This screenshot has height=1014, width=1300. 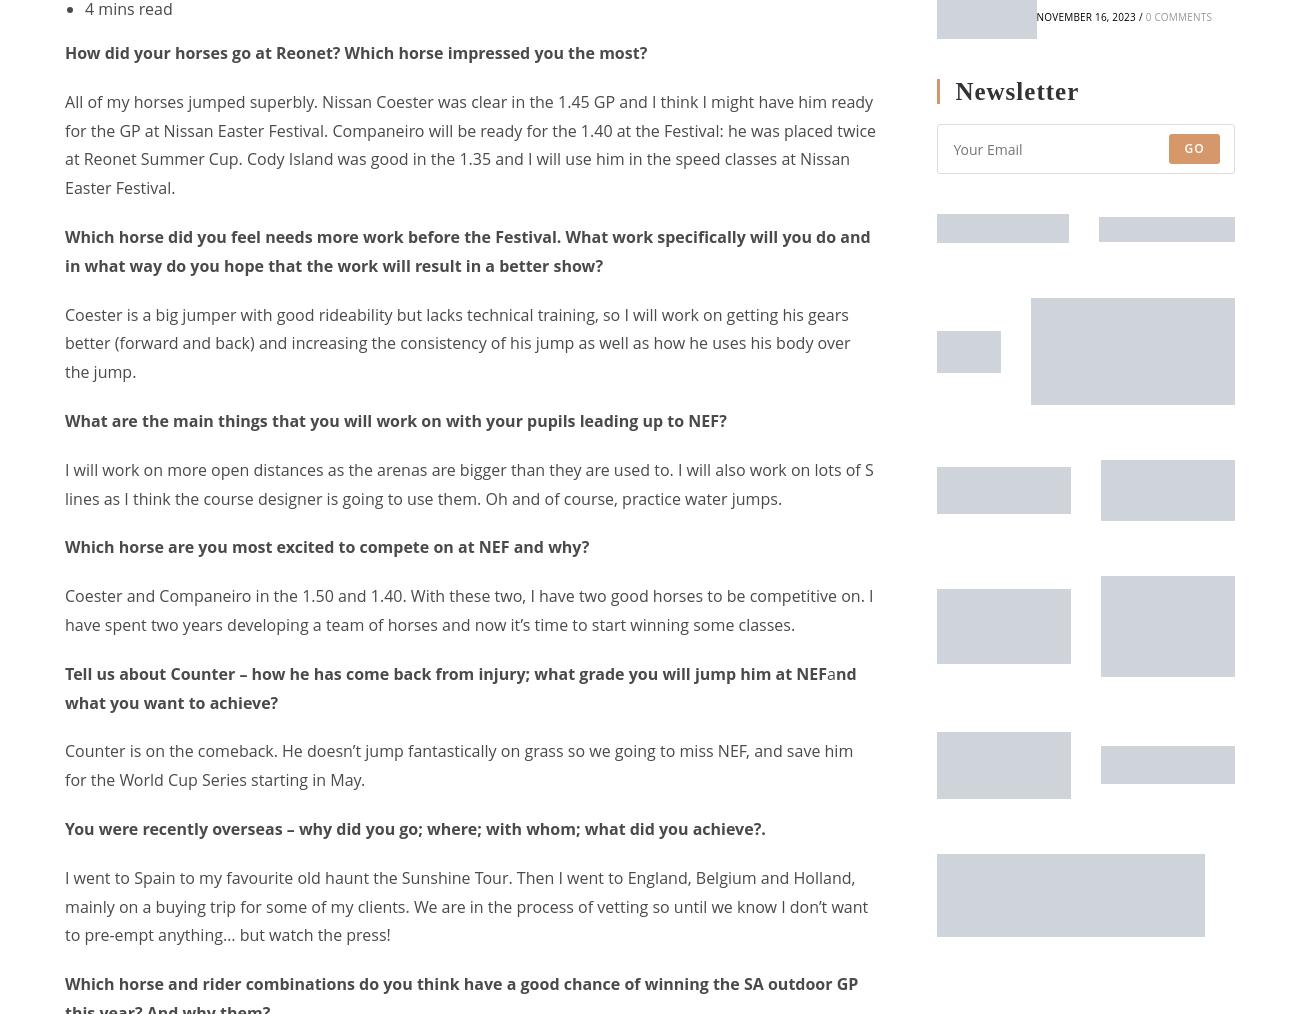 I want to click on 'All of my horses jumped superbly. Nissan Coester was clear in the 1.45 GP and I think I might have him ready for the GP at Nissan Easter Festival. Companeiro will be ready for the 1.40 at the Festival: he was placed twice at Reonet Summer Cup. Cody Island was good in the 1.35 and I will use him in the speed classes at Nissan Easter Festival.', so click(x=469, y=144).